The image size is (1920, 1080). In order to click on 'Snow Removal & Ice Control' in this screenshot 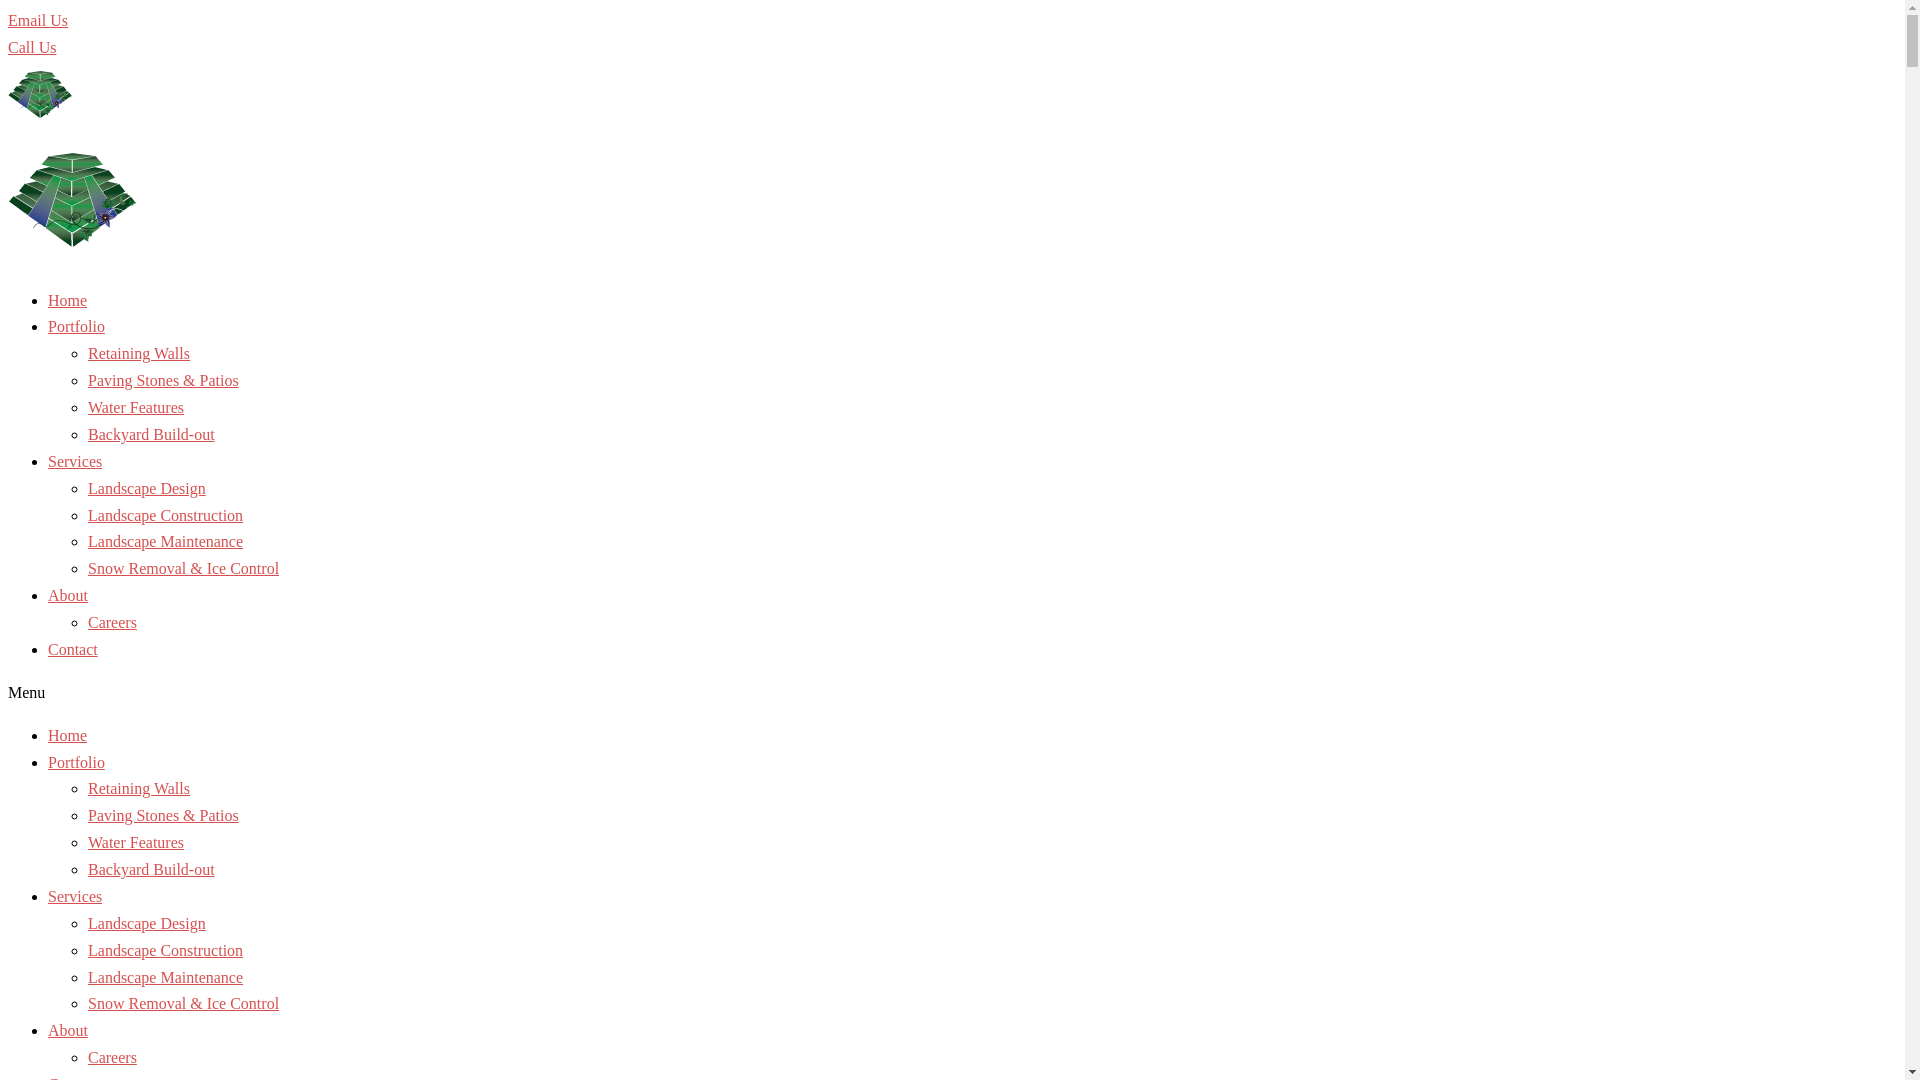, I will do `click(183, 1003)`.